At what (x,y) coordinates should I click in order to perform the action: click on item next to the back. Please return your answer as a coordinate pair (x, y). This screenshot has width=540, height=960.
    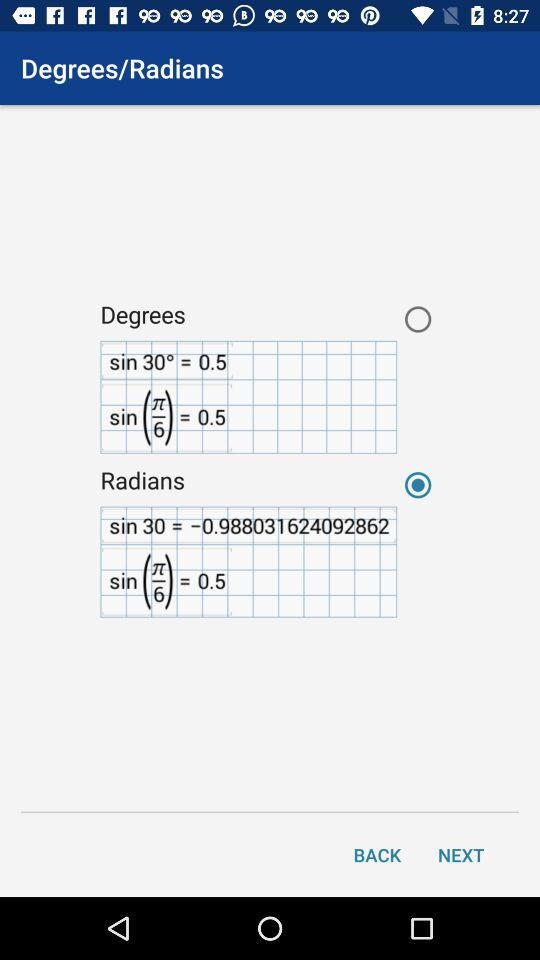
    Looking at the image, I should click on (461, 853).